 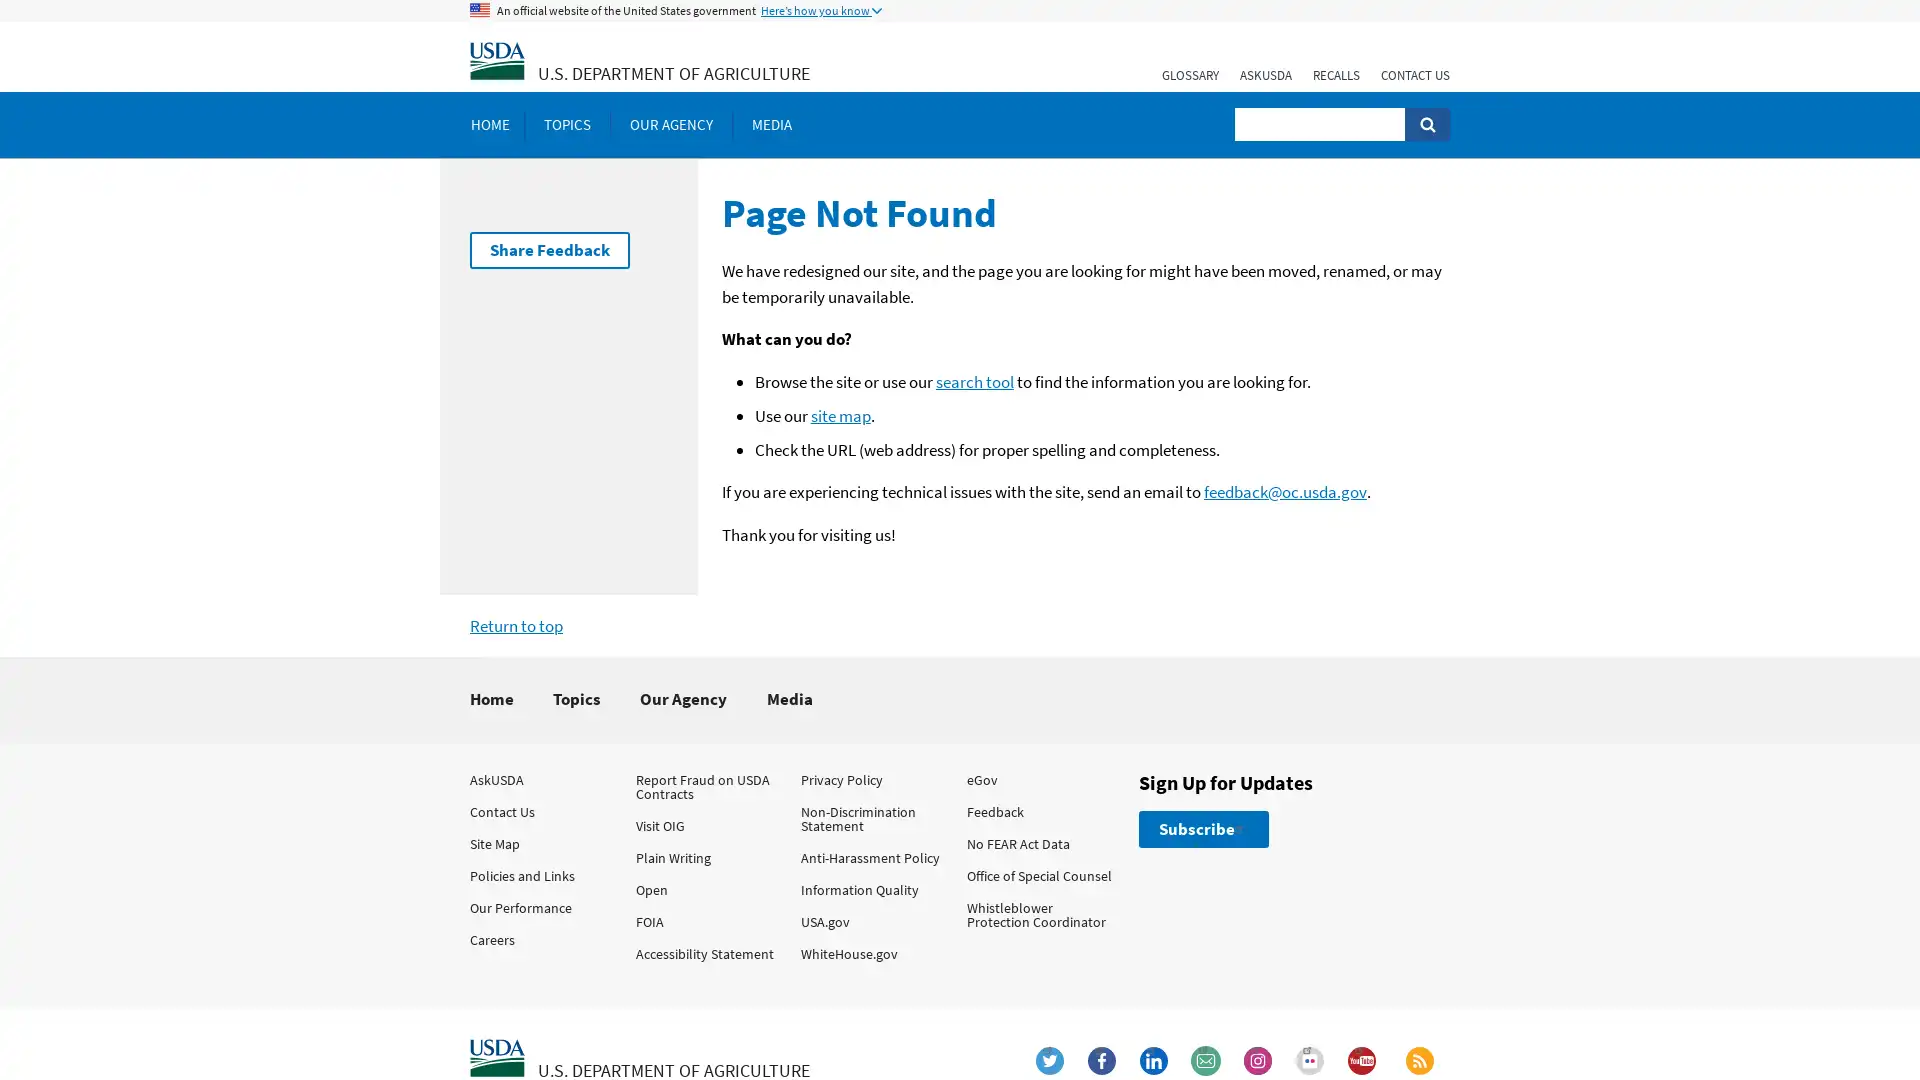 What do you see at coordinates (671, 124) in the screenshot?
I see `OUR AGENCY` at bounding box center [671, 124].